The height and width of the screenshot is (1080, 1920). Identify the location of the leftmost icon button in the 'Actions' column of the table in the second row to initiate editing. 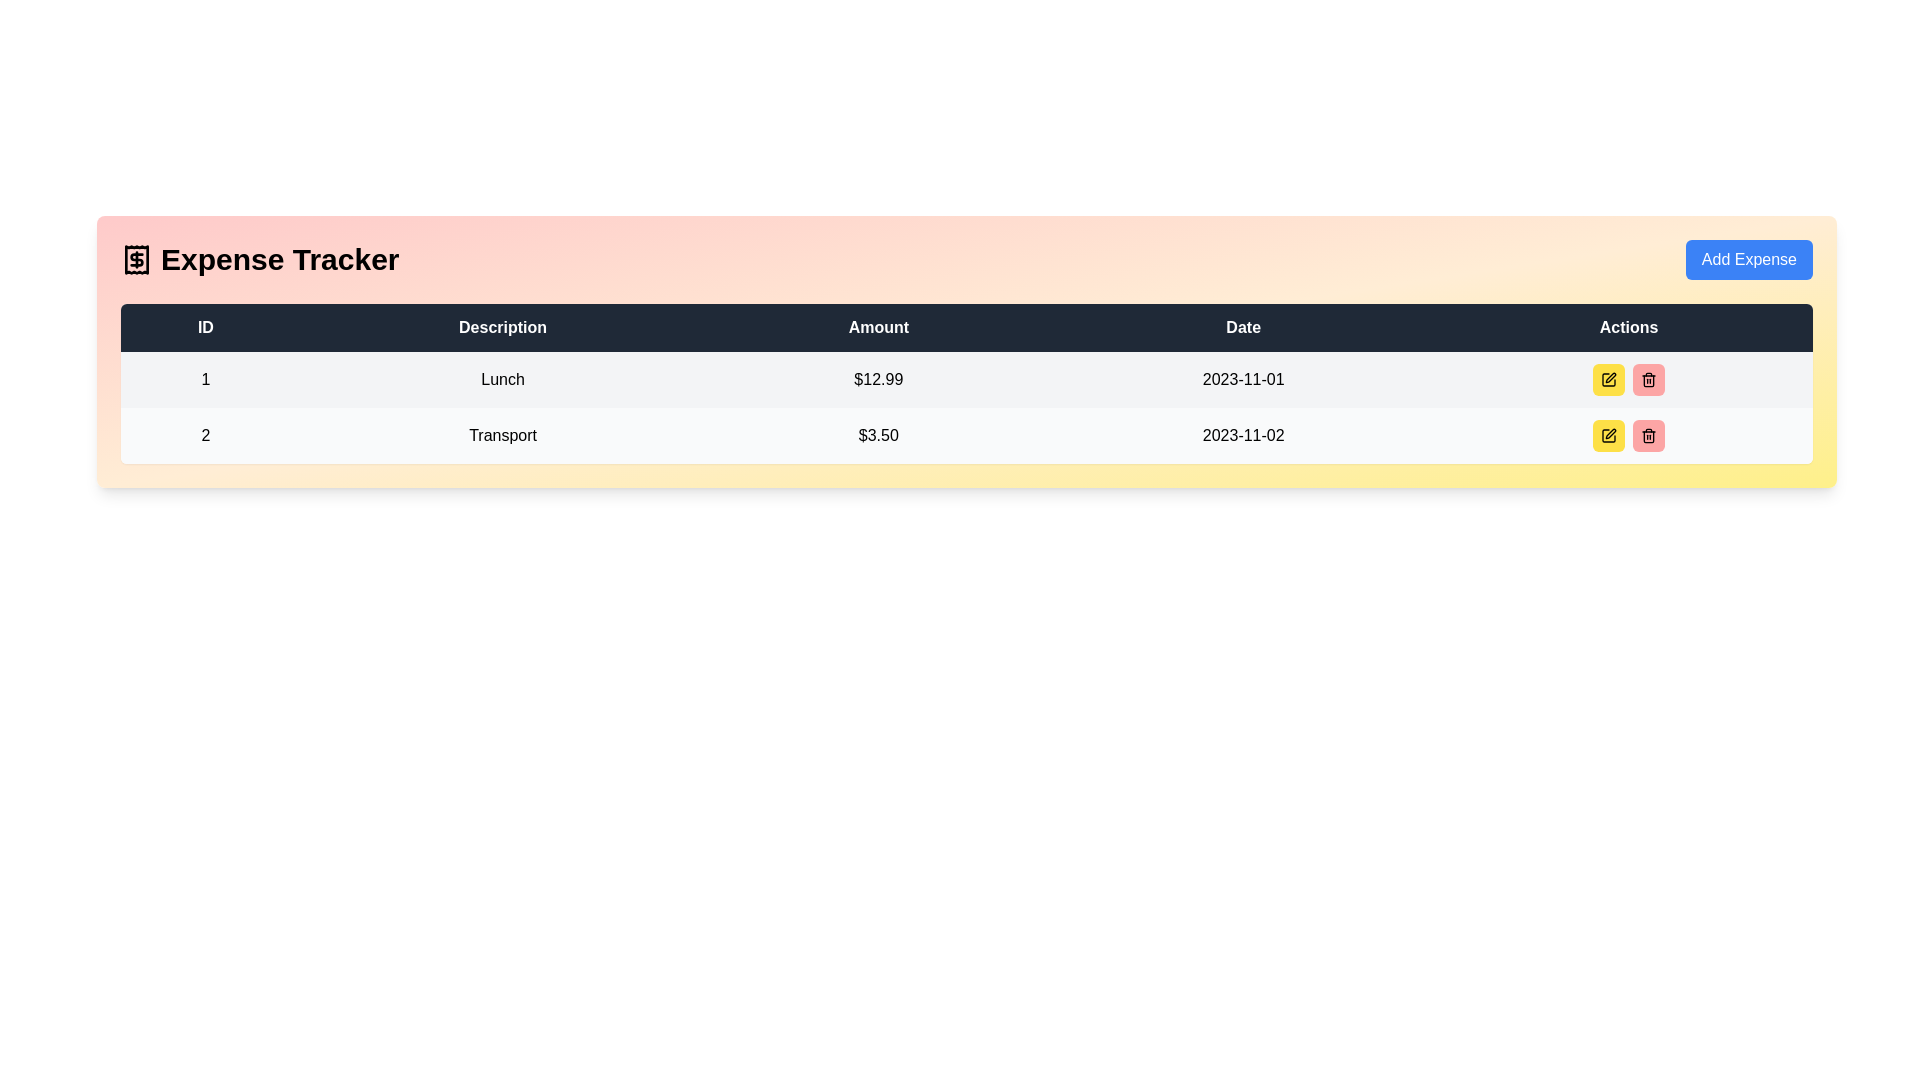
(1608, 380).